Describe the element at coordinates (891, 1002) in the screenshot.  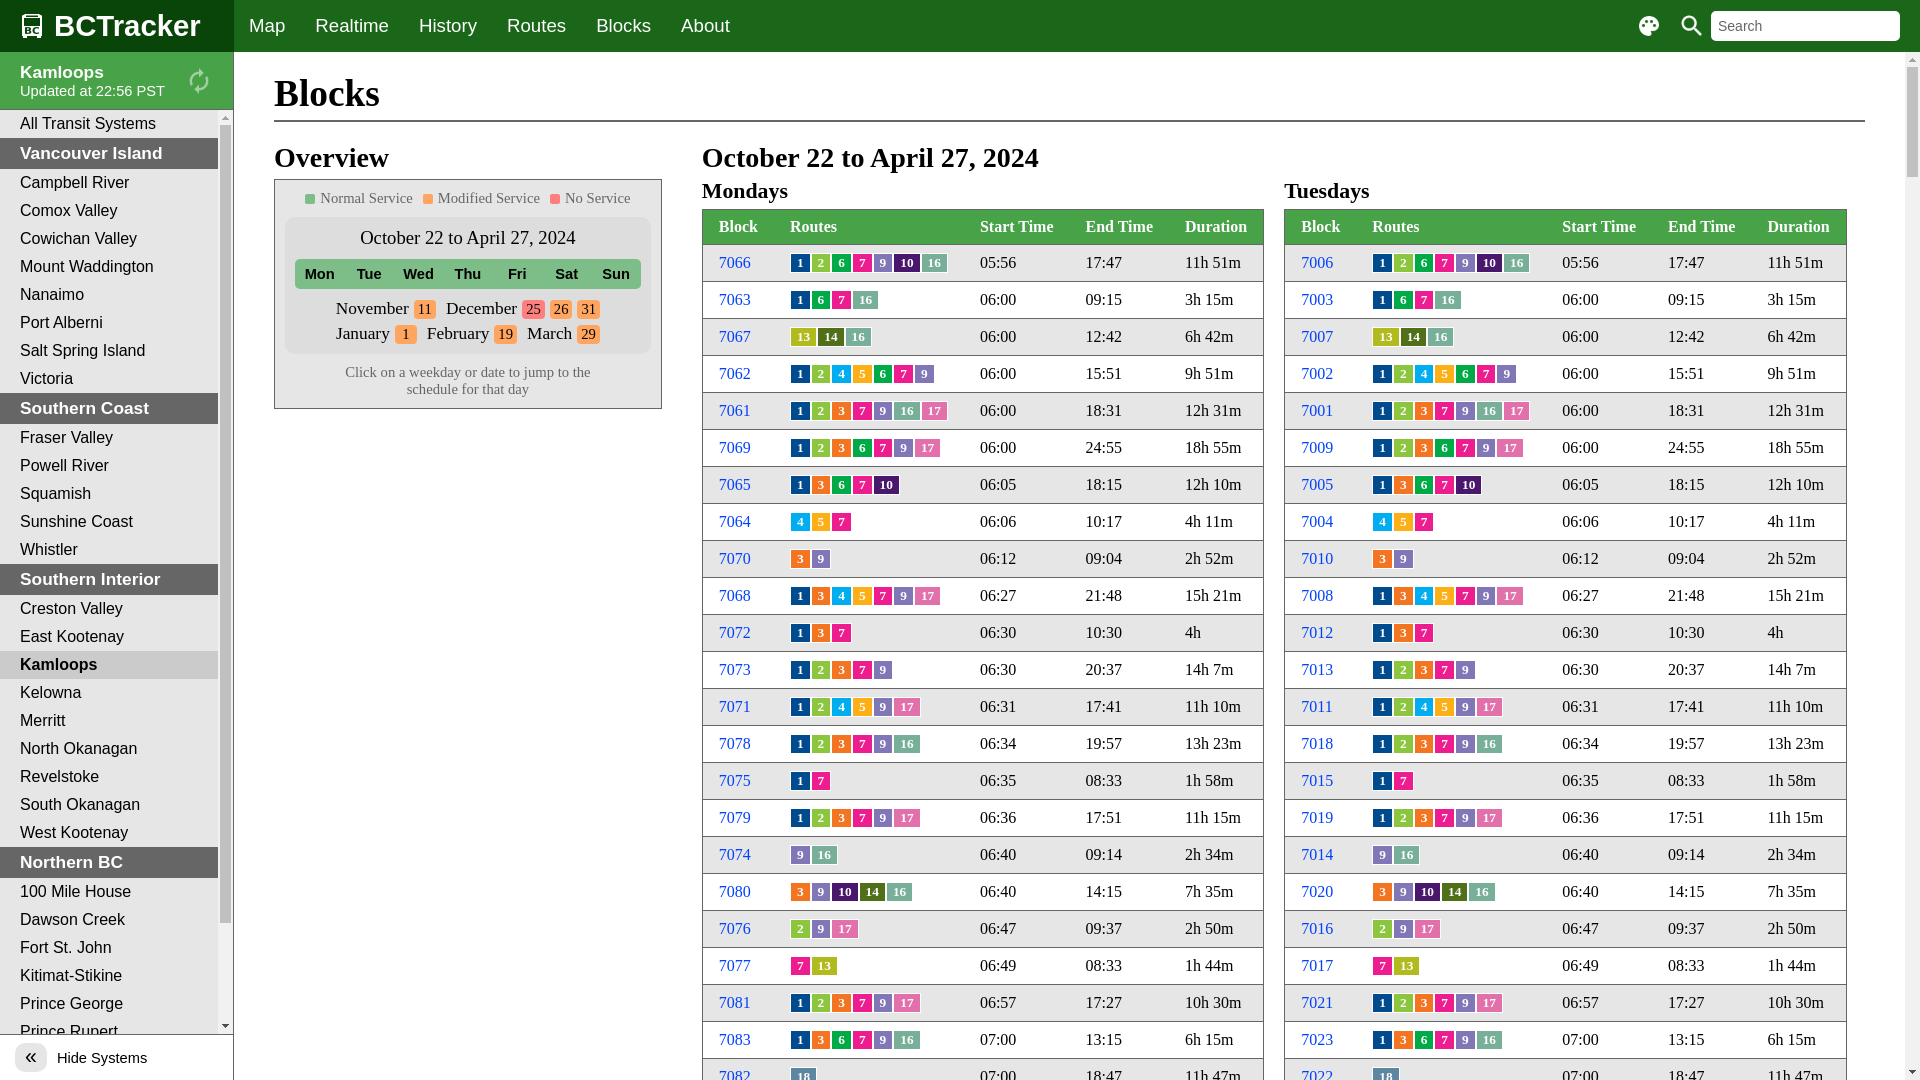
I see `'17'` at that location.